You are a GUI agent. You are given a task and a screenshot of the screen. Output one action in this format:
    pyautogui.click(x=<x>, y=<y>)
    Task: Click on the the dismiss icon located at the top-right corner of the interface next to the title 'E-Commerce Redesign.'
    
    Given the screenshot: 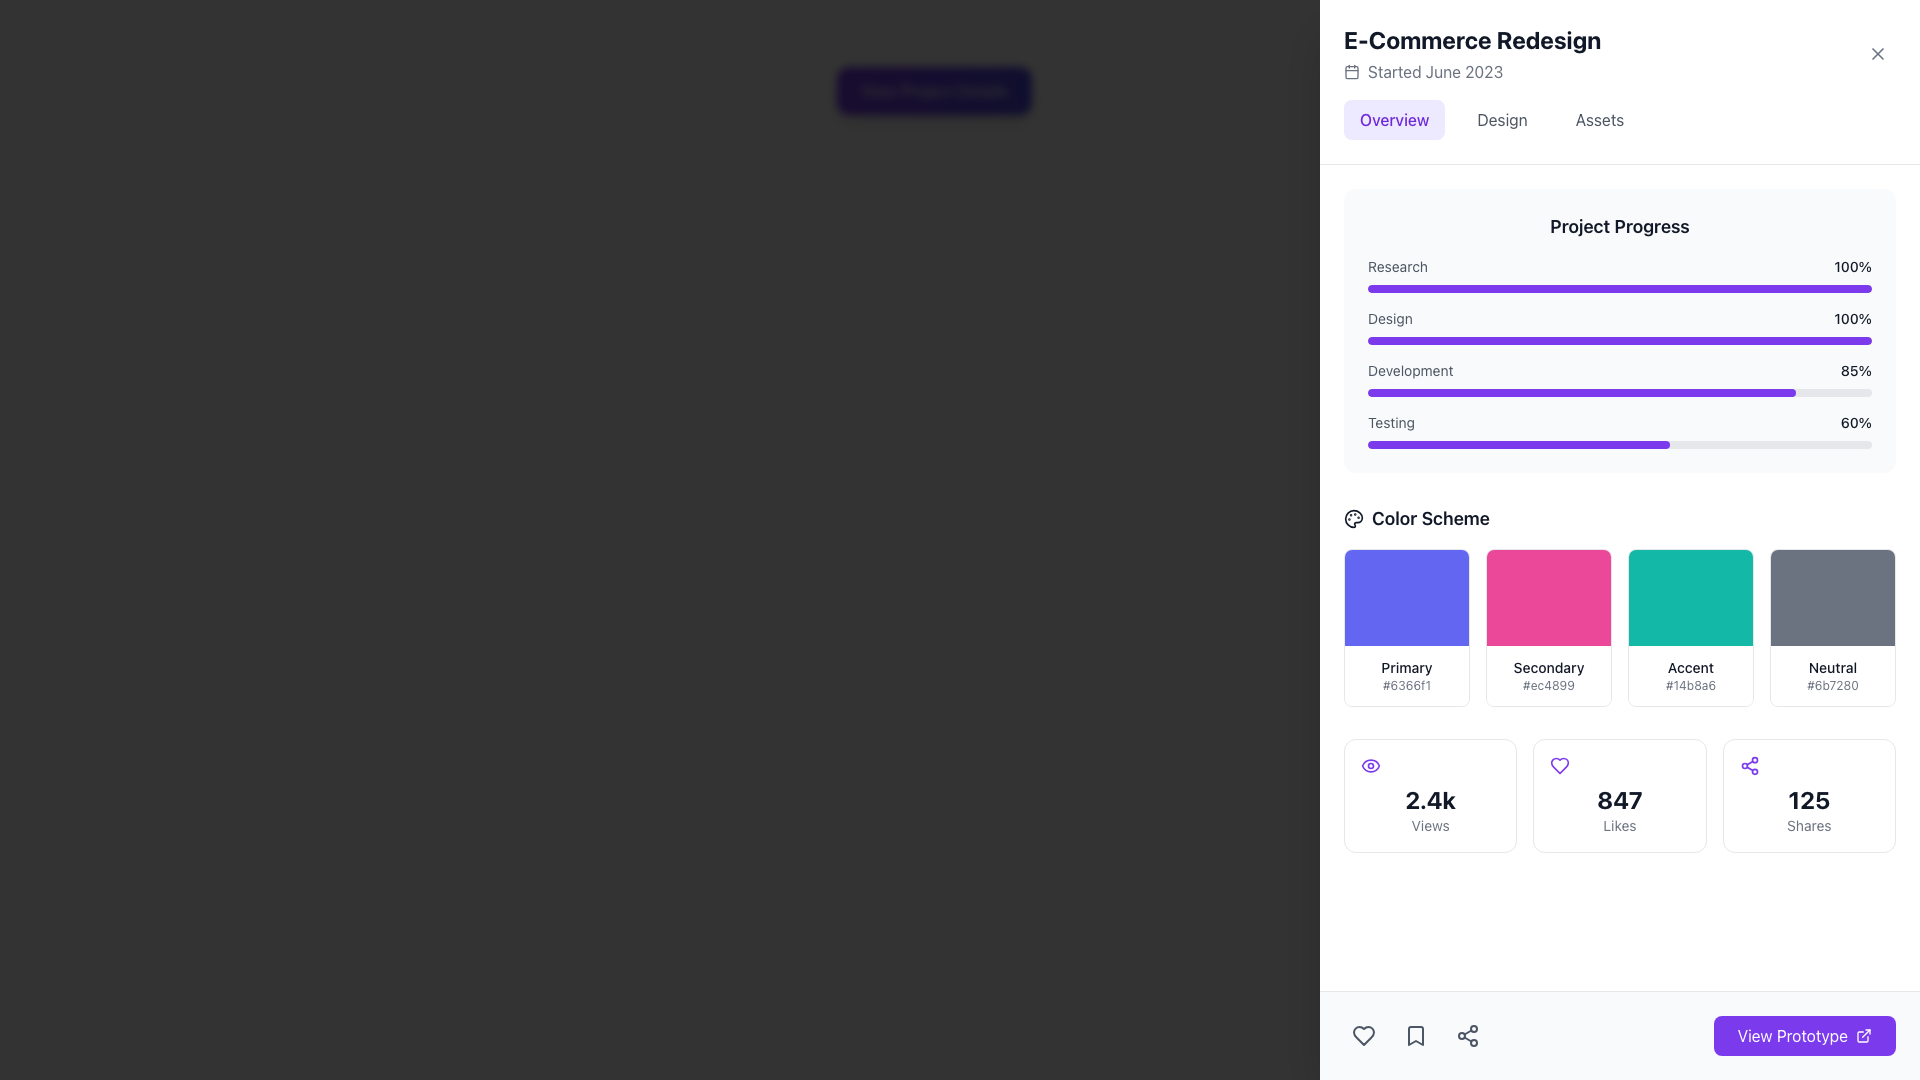 What is the action you would take?
    pyautogui.click(x=1876, y=53)
    